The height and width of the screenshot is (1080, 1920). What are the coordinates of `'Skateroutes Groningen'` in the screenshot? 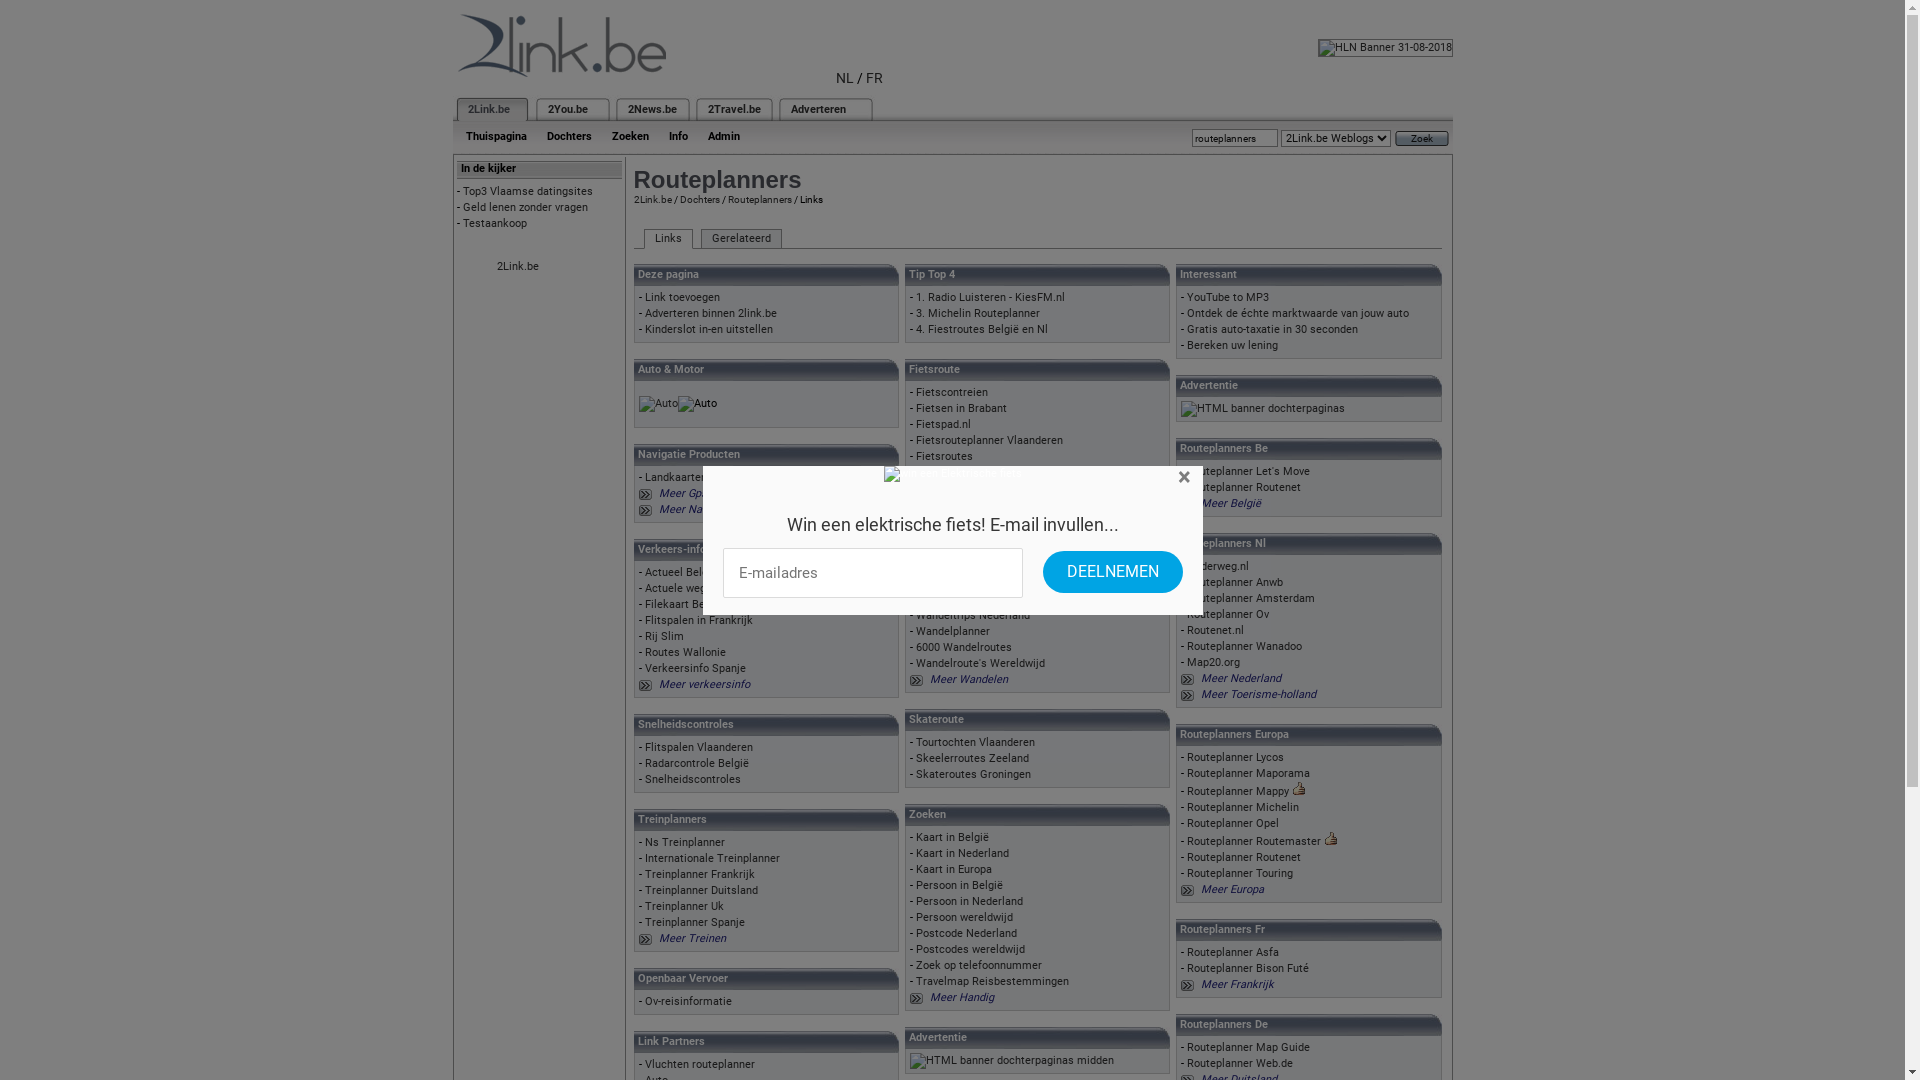 It's located at (973, 773).